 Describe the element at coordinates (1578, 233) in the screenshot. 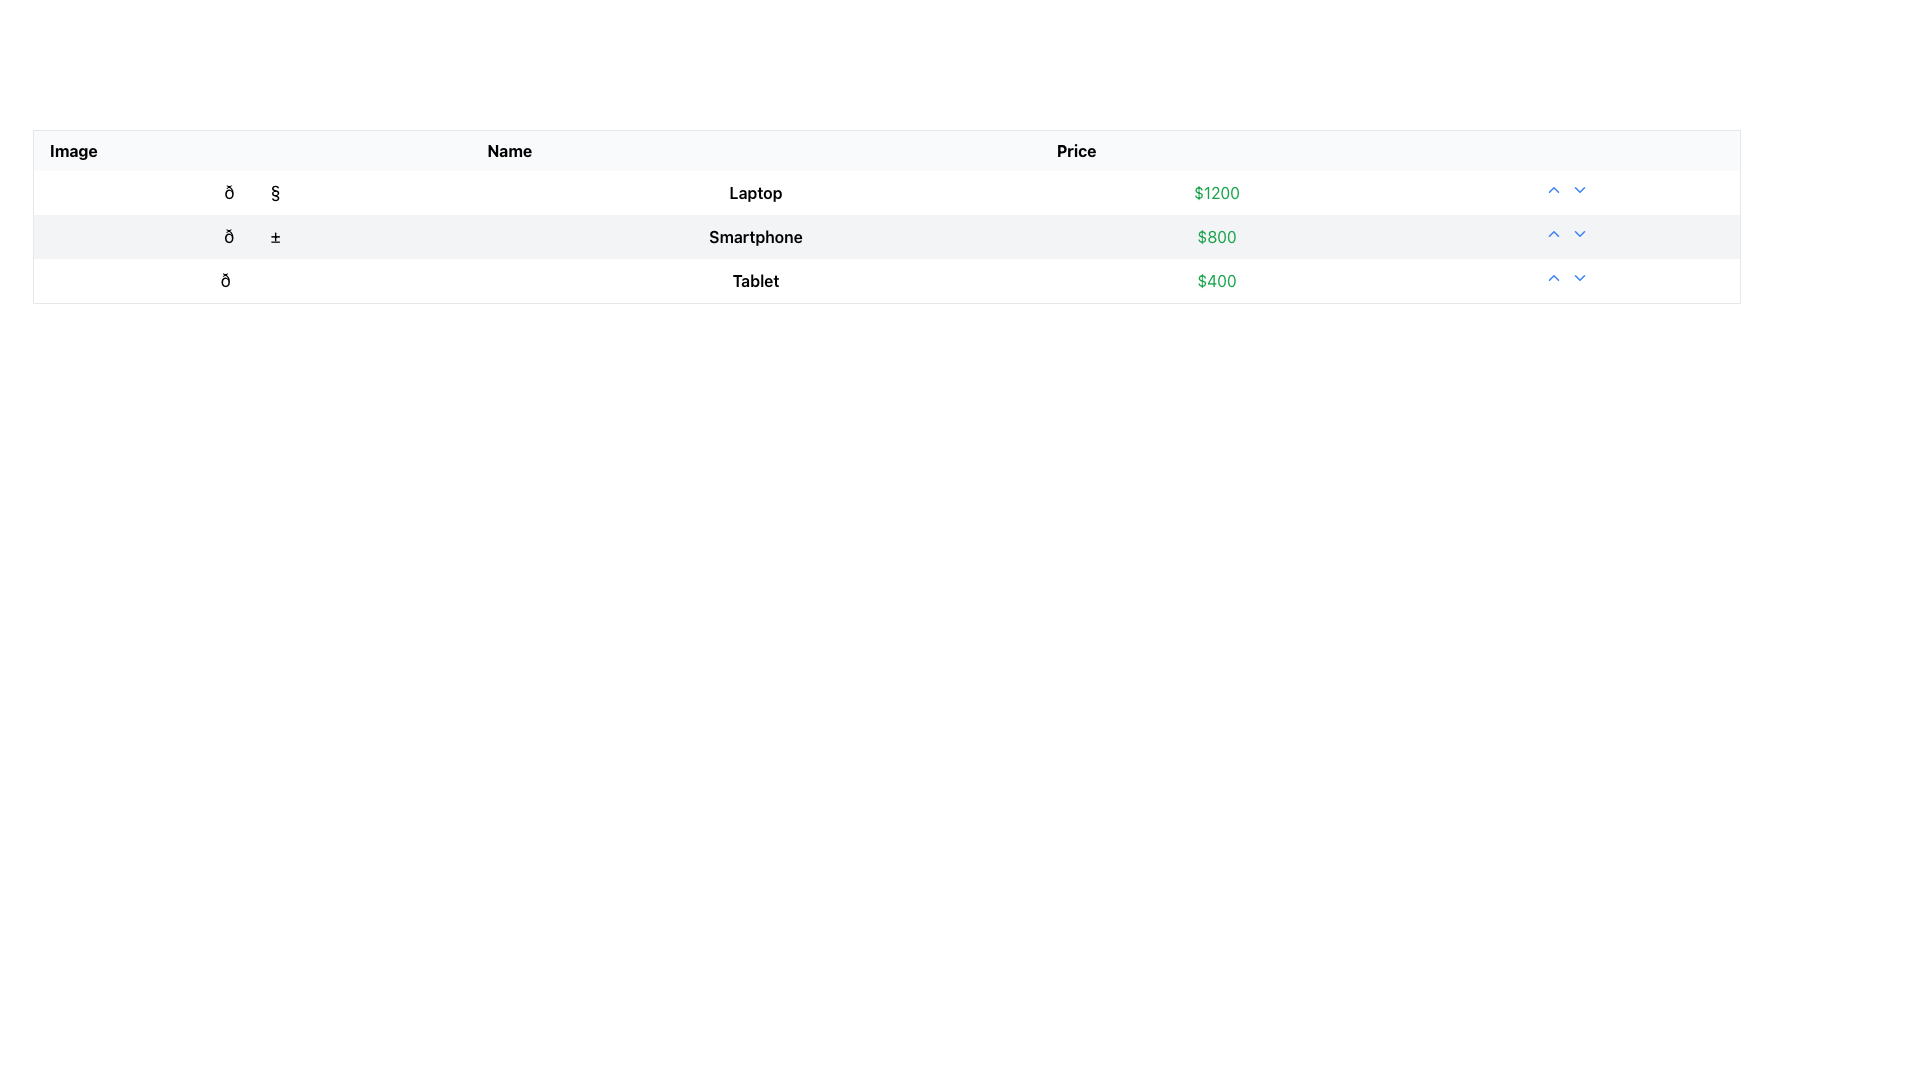

I see `the blue downward chevron button located in the price row of the table next to the $800 price value` at that location.